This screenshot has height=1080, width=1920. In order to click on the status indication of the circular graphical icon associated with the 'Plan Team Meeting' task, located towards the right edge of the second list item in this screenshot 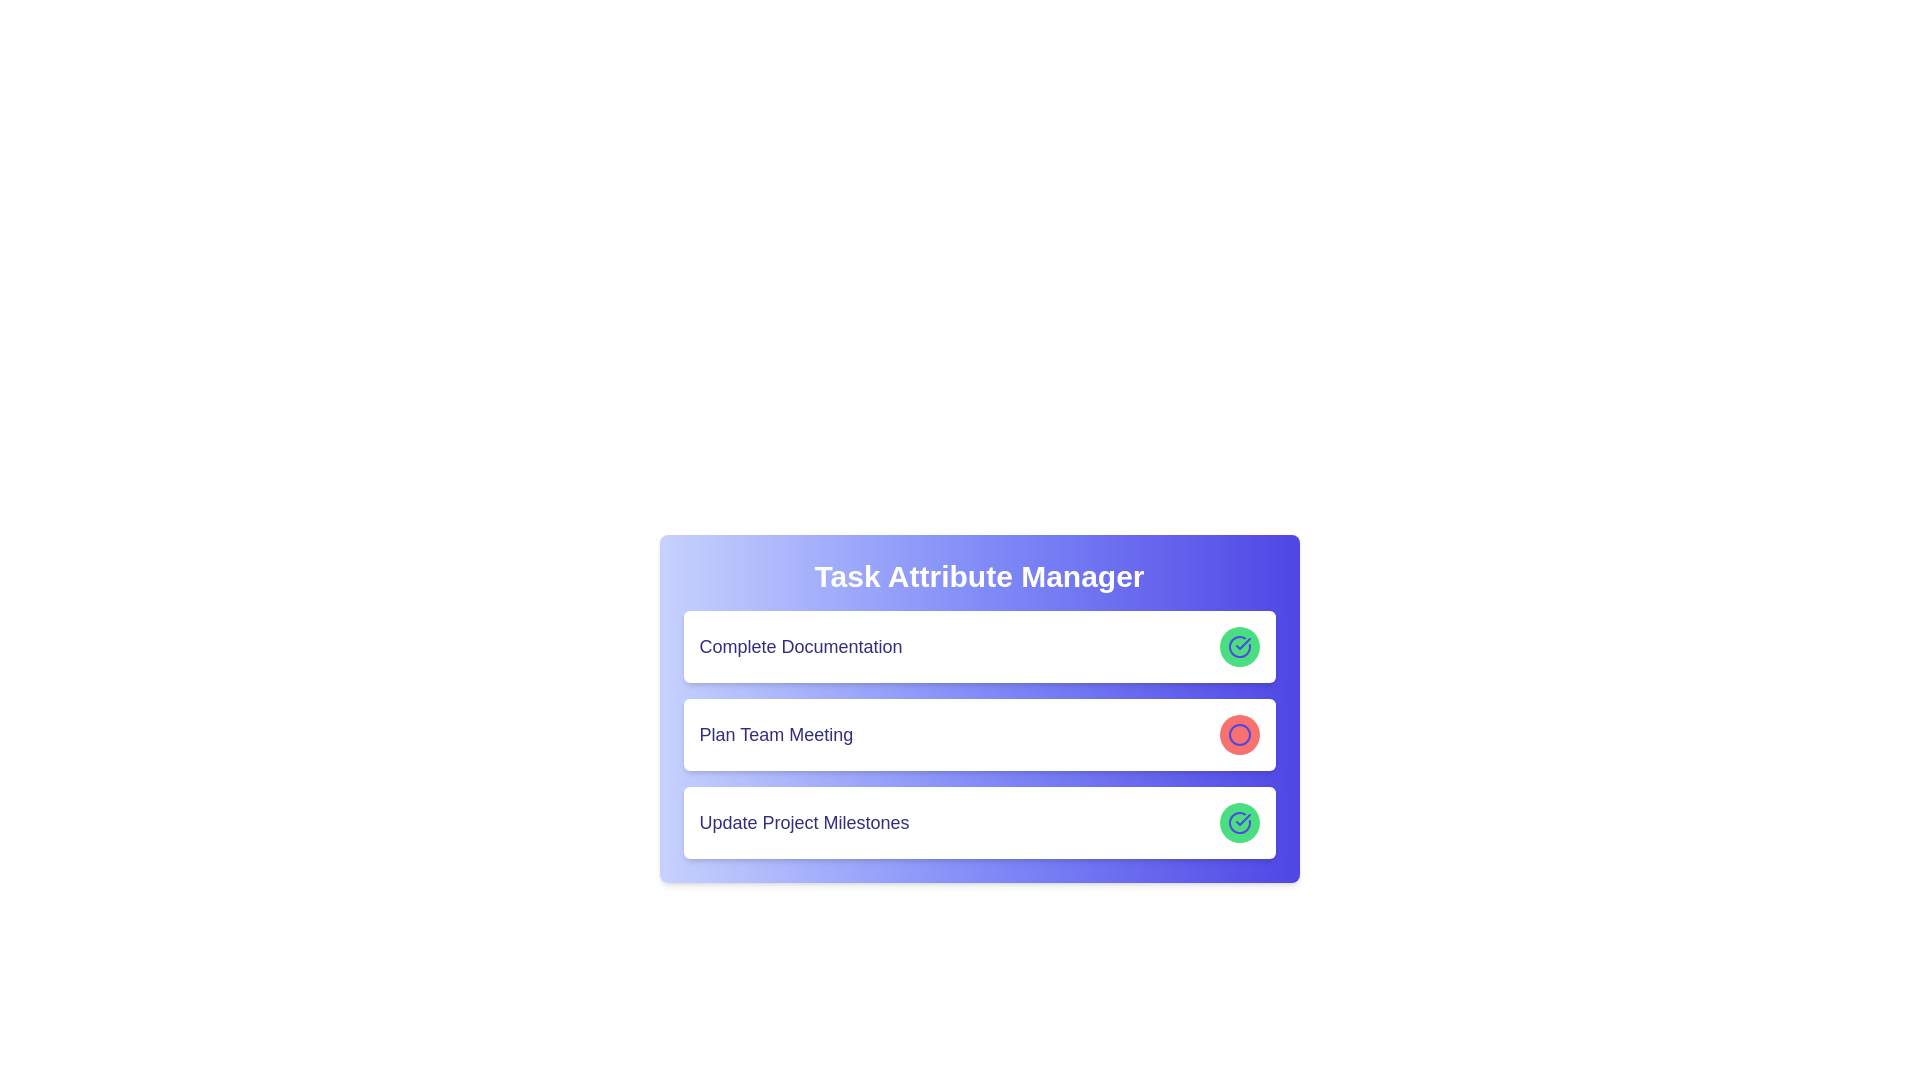, I will do `click(1238, 735)`.